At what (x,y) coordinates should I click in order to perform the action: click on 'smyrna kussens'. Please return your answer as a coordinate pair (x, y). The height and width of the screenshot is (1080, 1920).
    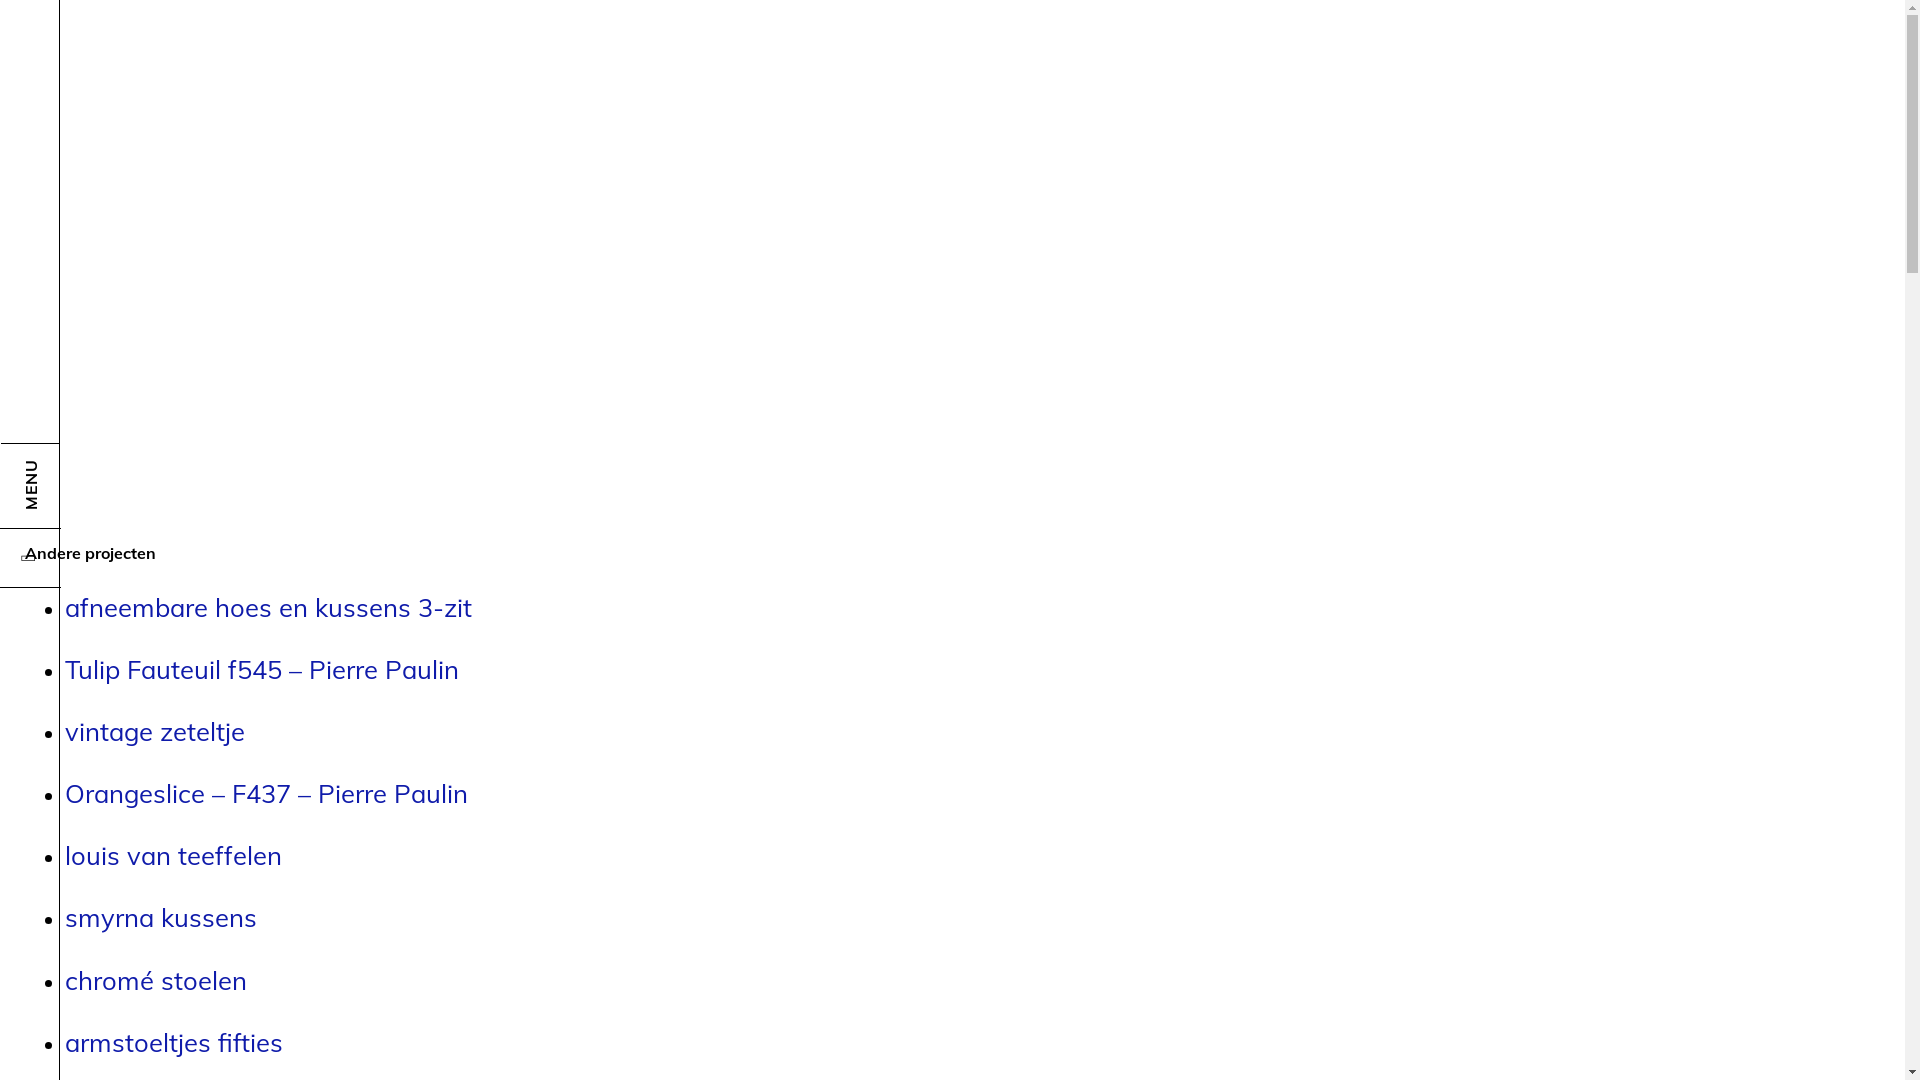
    Looking at the image, I should click on (161, 917).